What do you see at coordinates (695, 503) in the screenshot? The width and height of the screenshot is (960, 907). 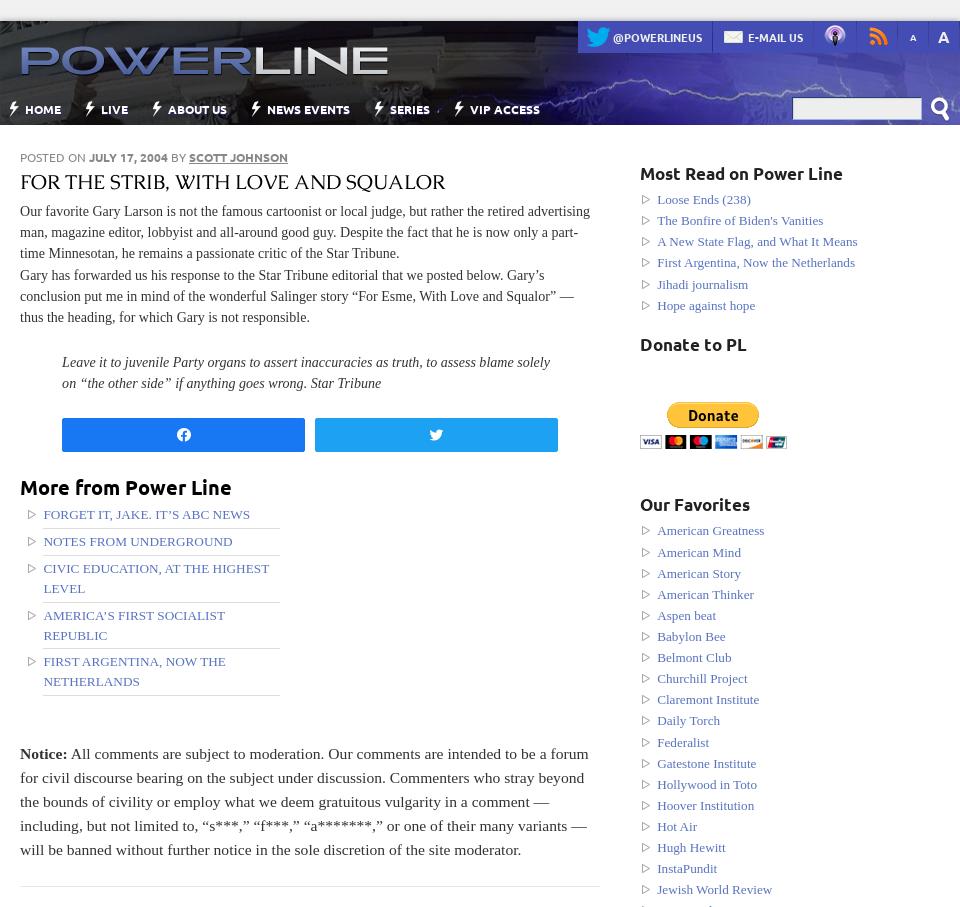 I see `'Our Favorites'` at bounding box center [695, 503].